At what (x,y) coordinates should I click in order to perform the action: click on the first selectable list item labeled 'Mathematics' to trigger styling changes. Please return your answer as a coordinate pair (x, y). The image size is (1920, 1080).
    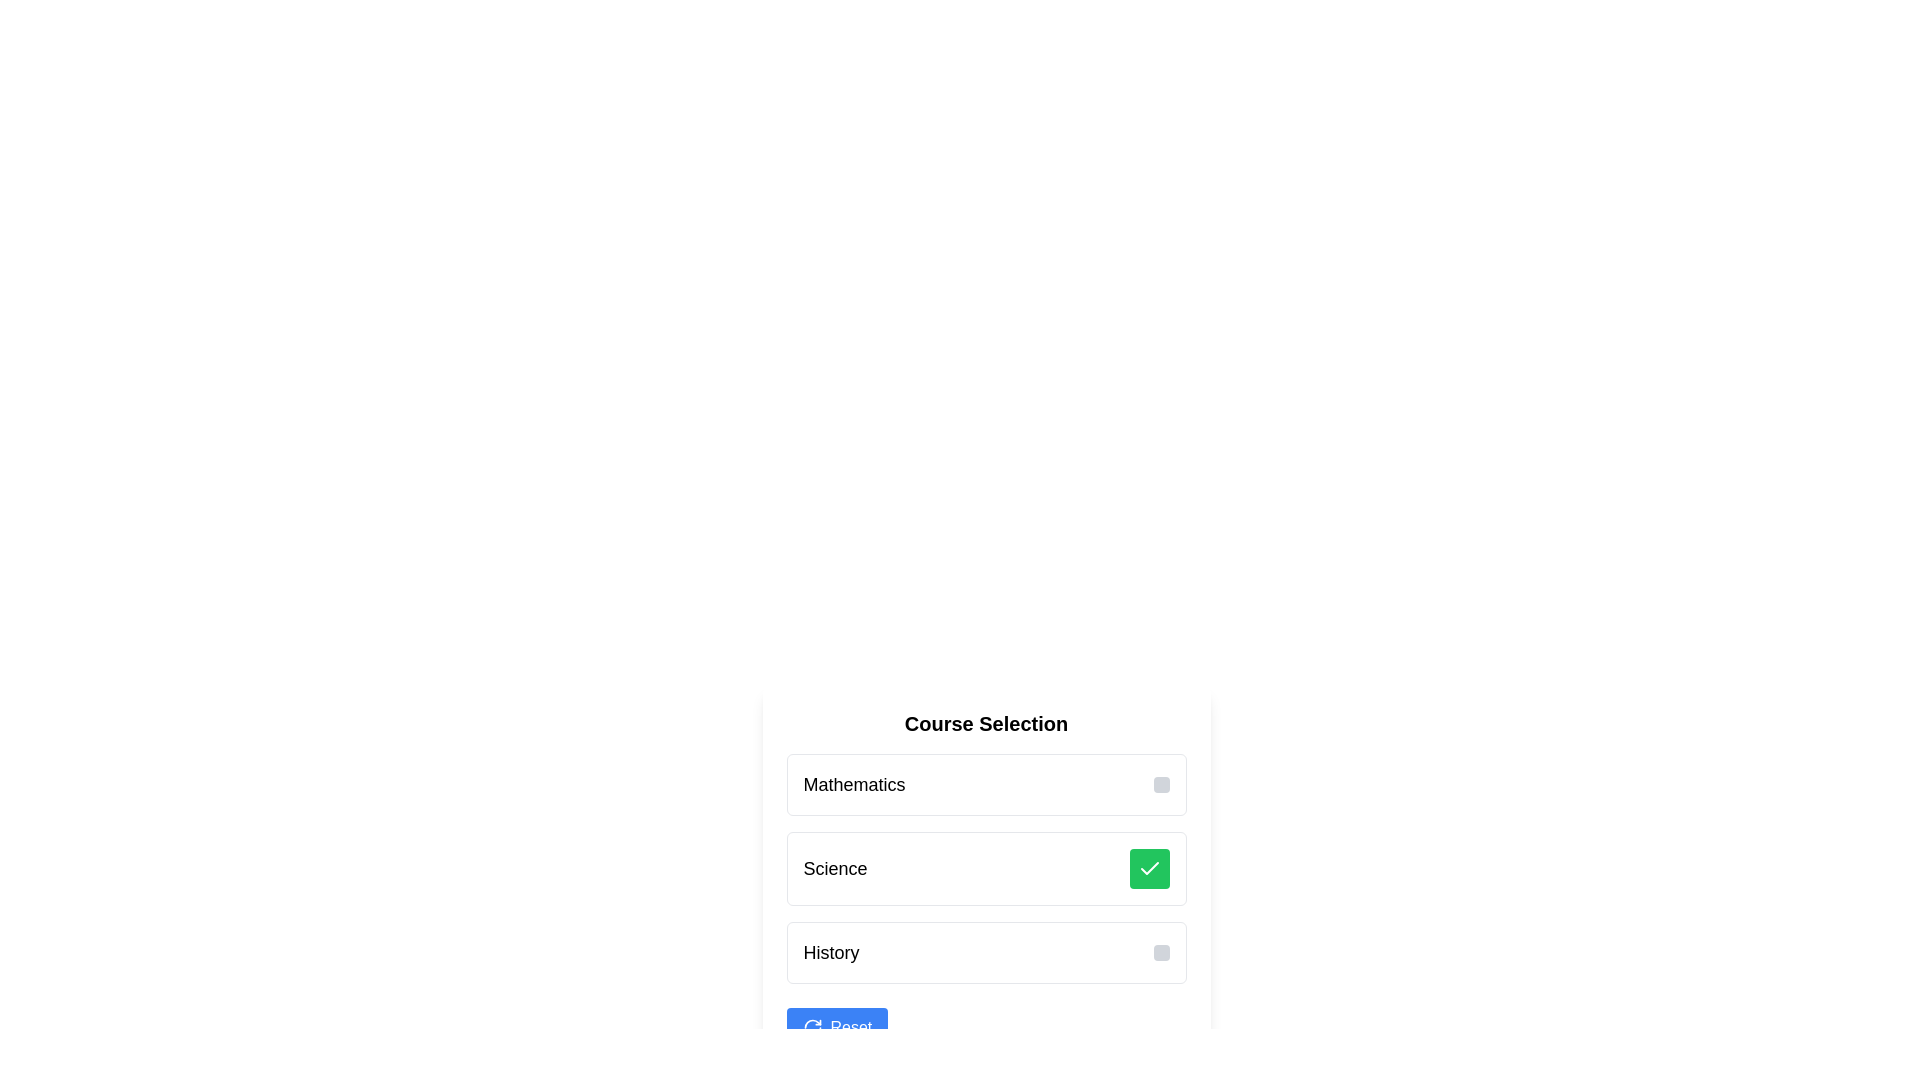
    Looking at the image, I should click on (986, 784).